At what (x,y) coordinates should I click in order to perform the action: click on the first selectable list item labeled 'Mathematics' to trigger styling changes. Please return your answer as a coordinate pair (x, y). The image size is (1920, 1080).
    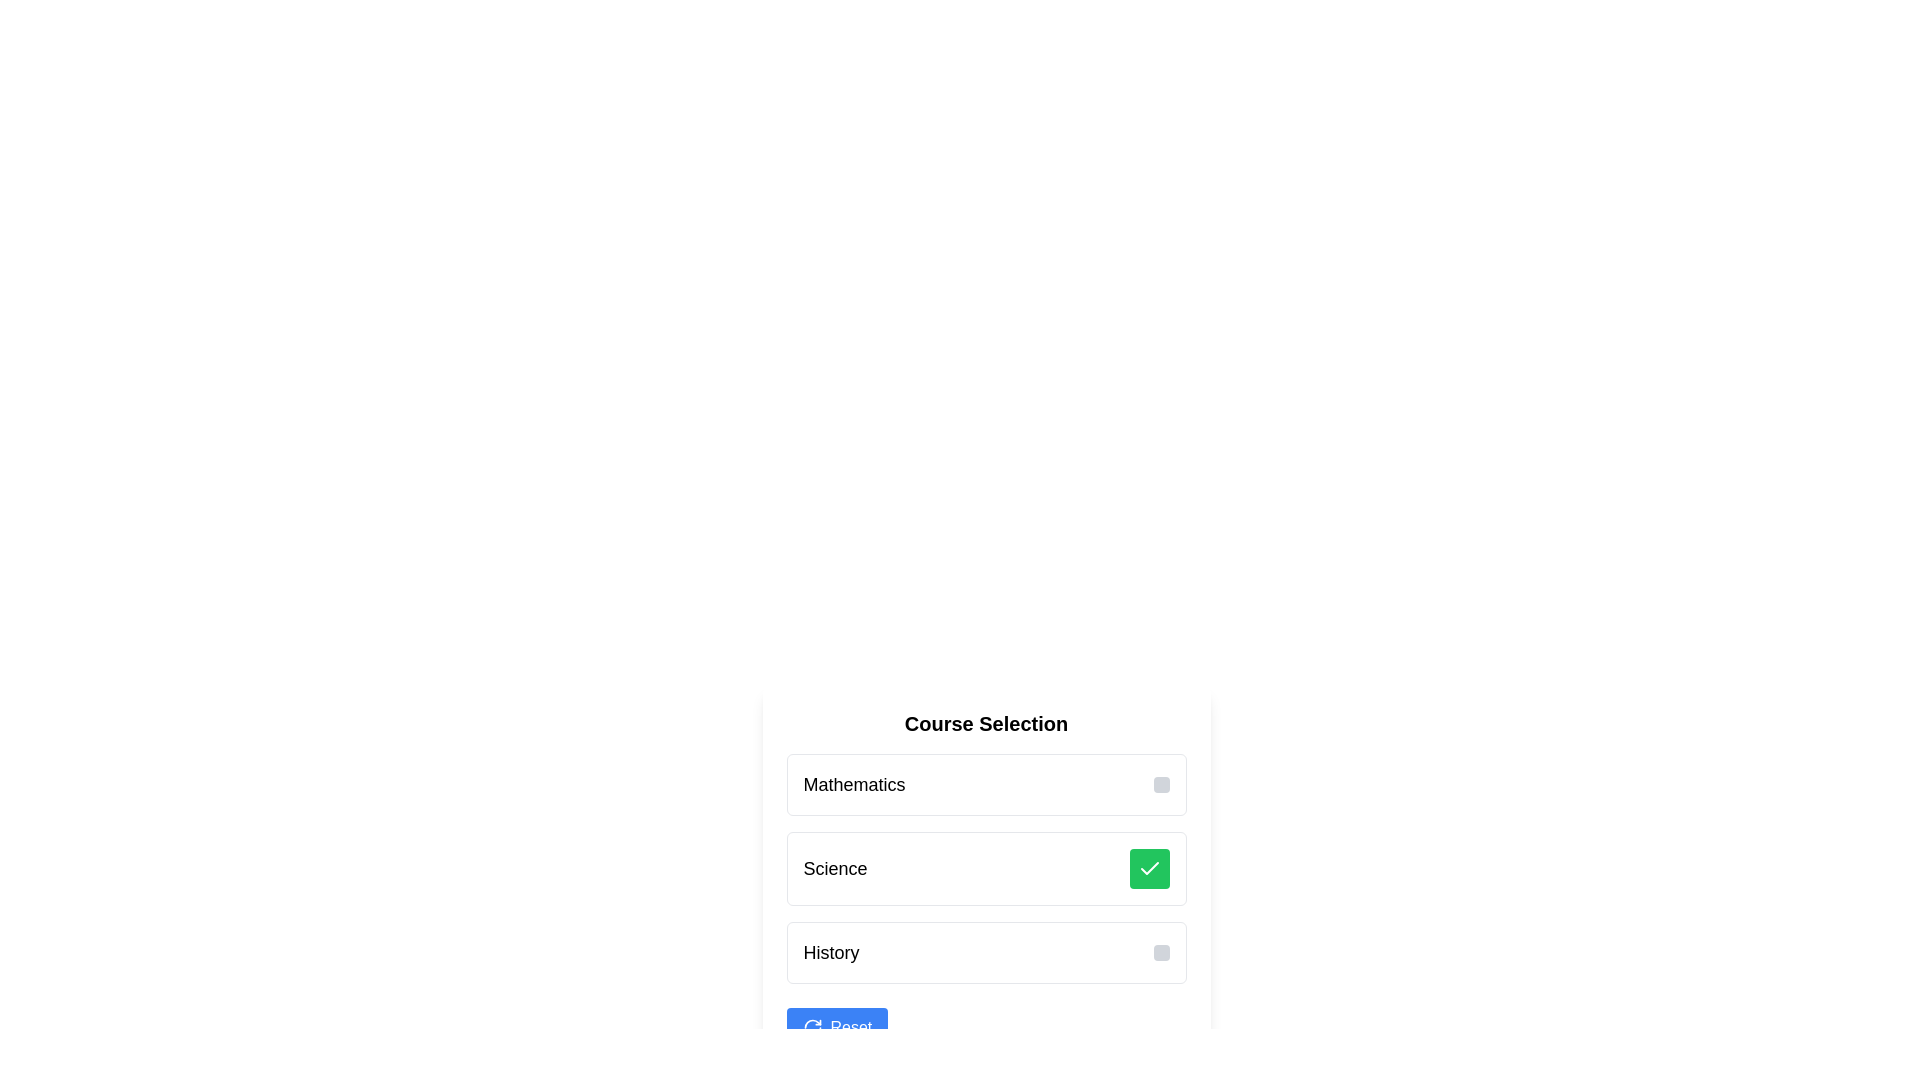
    Looking at the image, I should click on (986, 784).